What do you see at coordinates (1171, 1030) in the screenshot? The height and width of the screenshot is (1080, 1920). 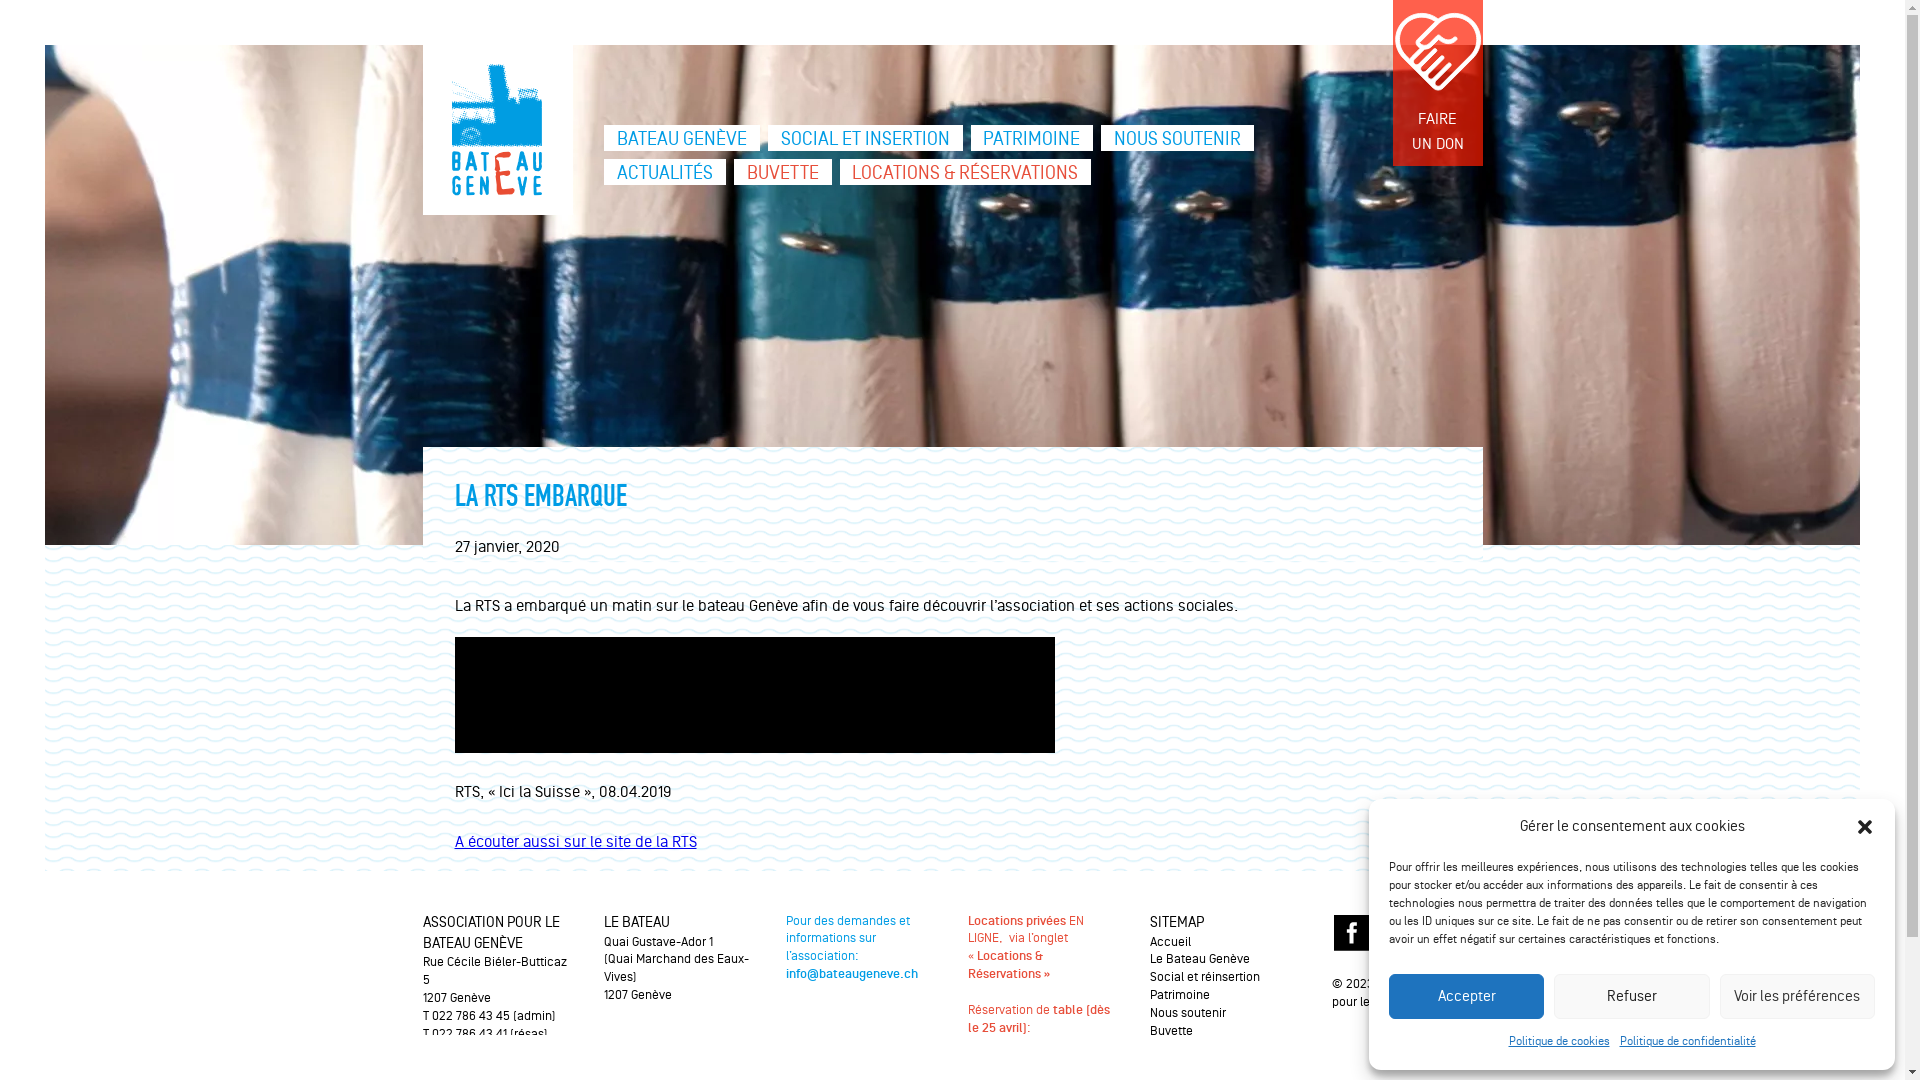 I see `'Buvette'` at bounding box center [1171, 1030].